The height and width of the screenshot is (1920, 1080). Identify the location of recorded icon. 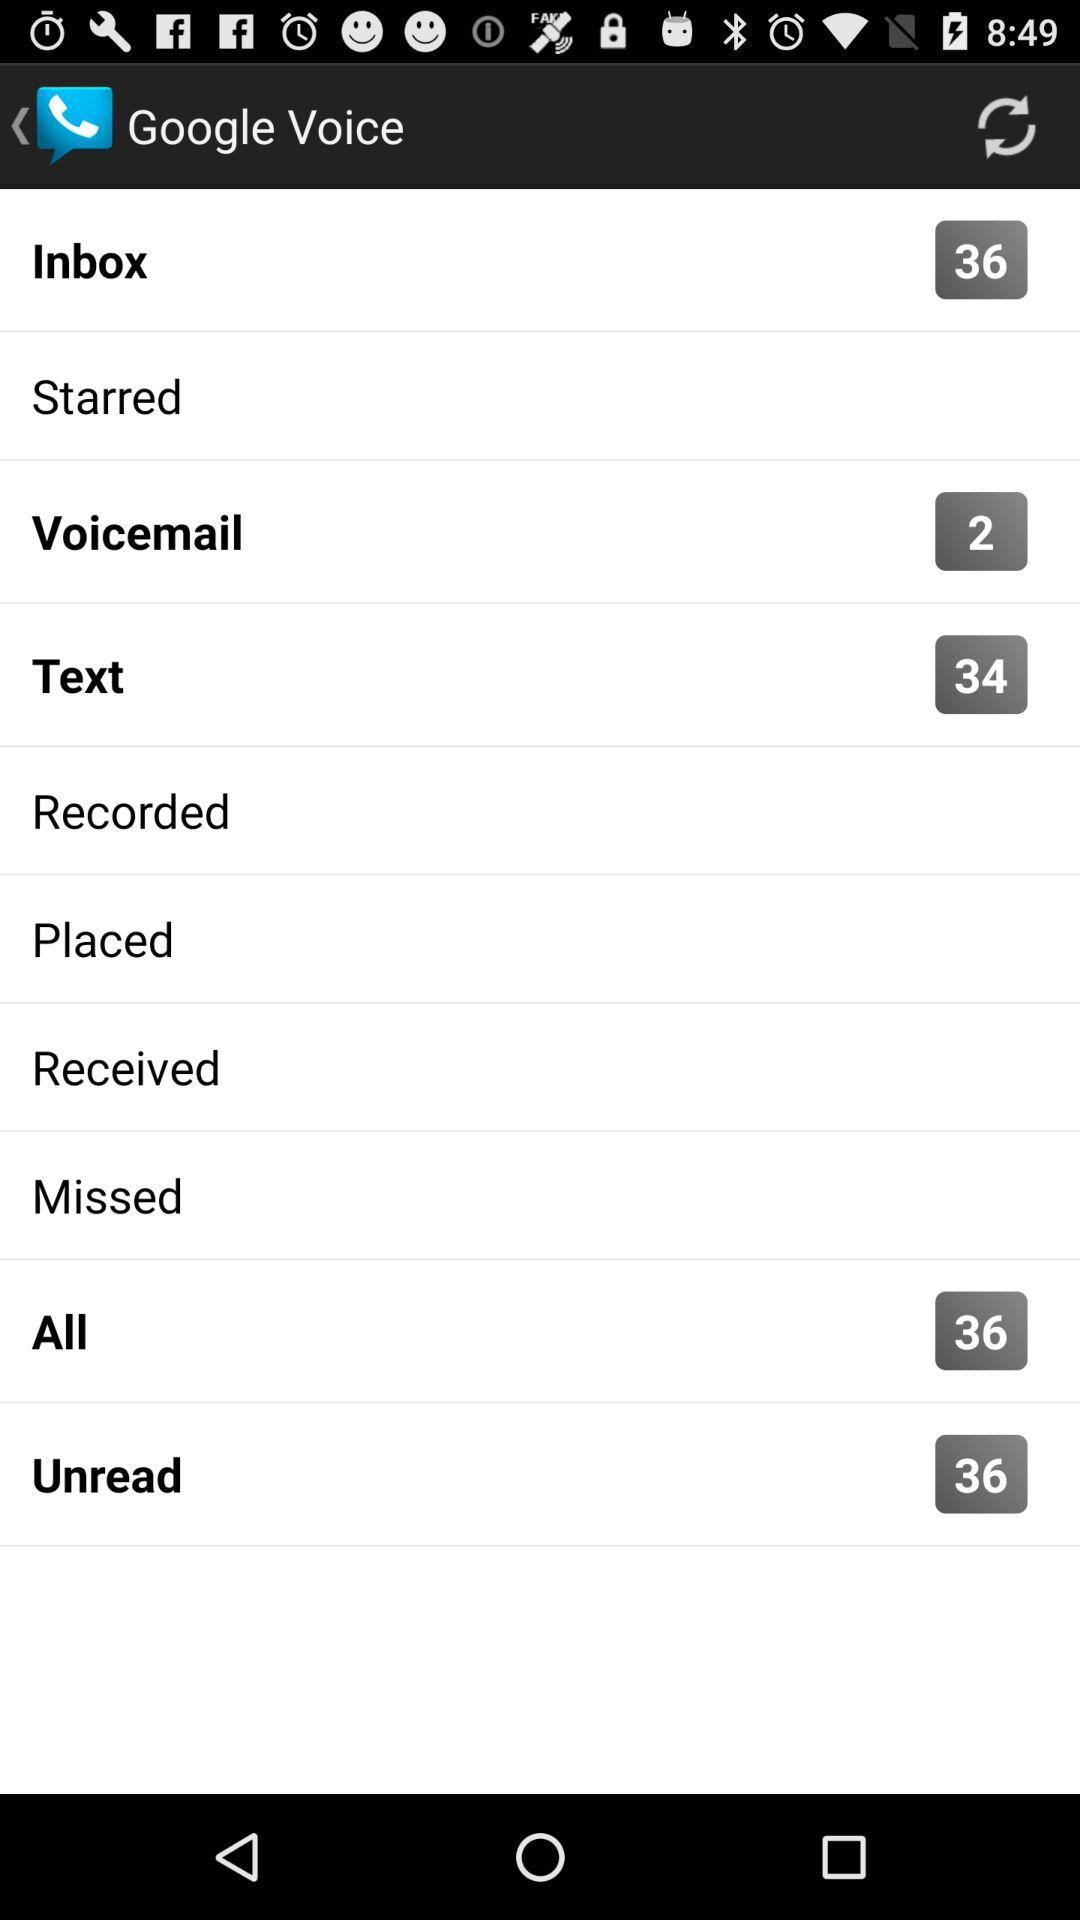
(540, 810).